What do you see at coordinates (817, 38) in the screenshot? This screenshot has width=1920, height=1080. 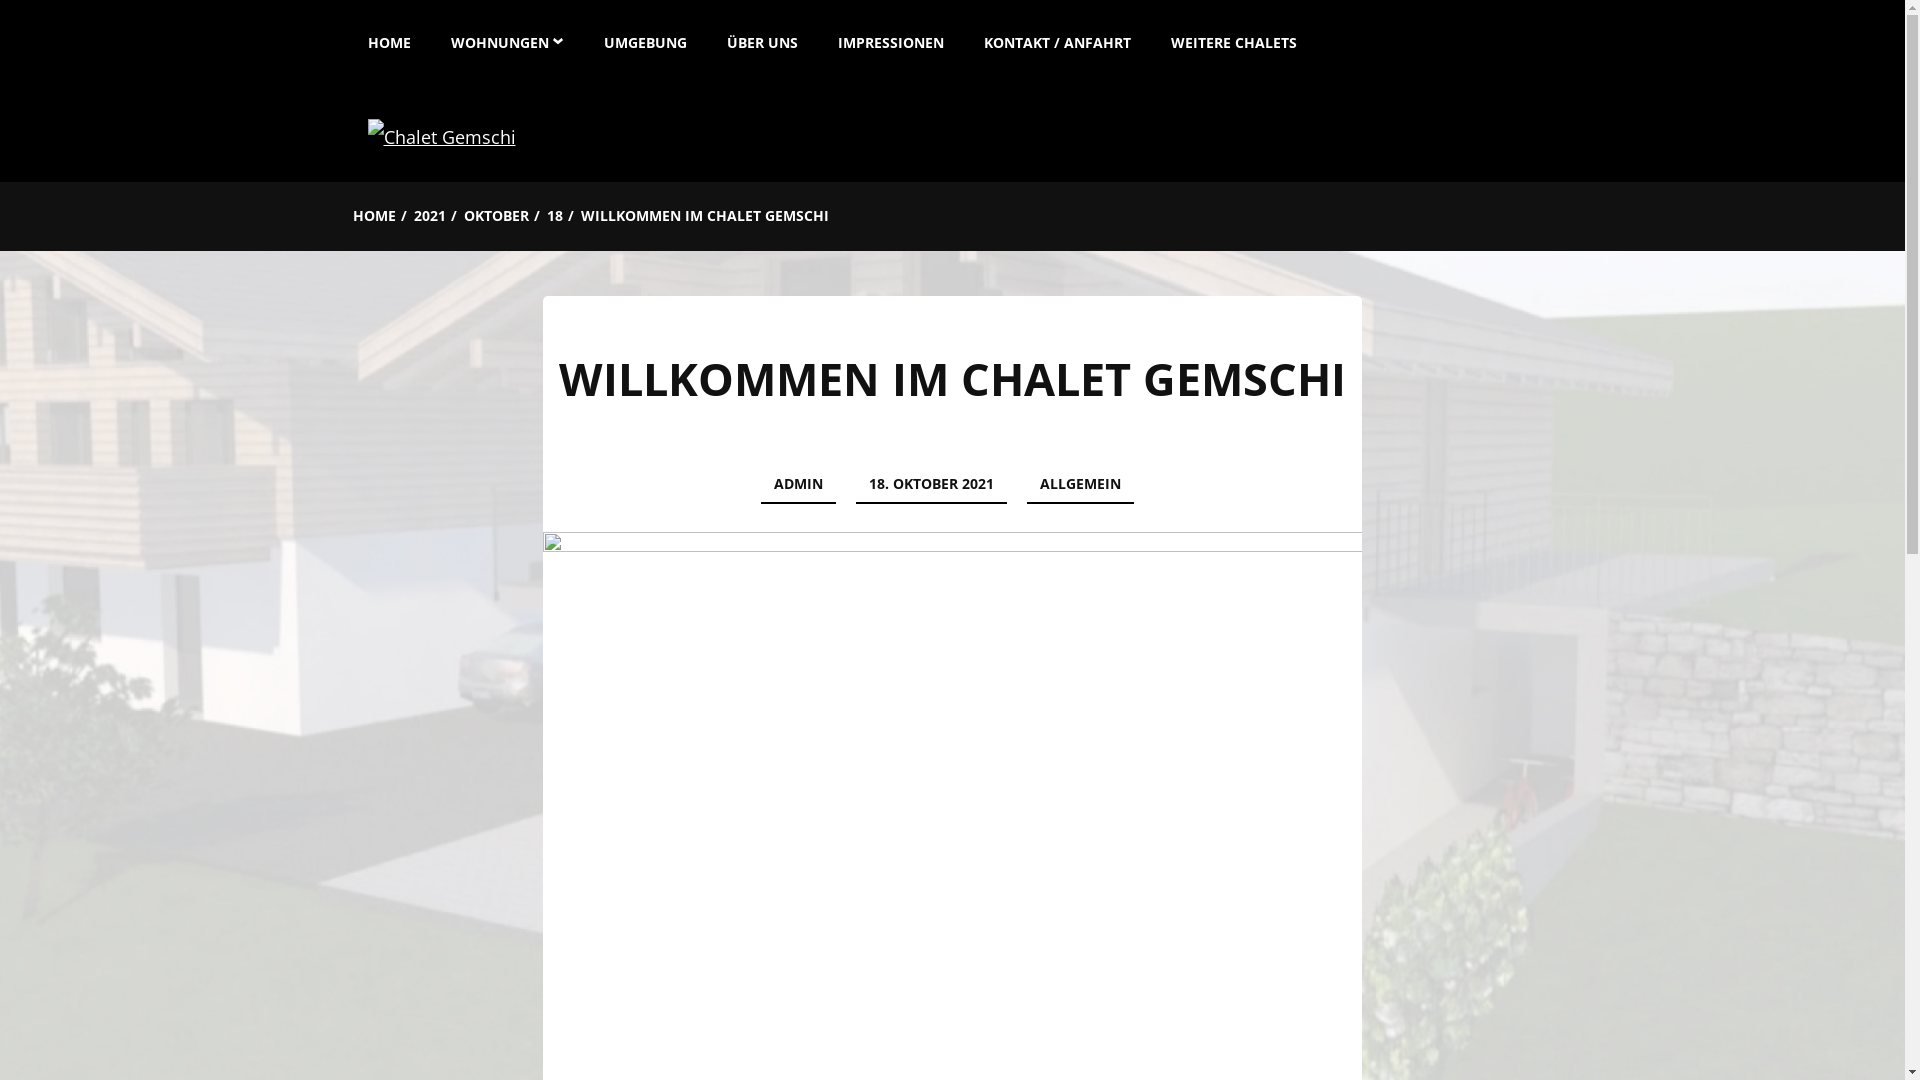 I see `'IMPRESSIONEN'` at bounding box center [817, 38].